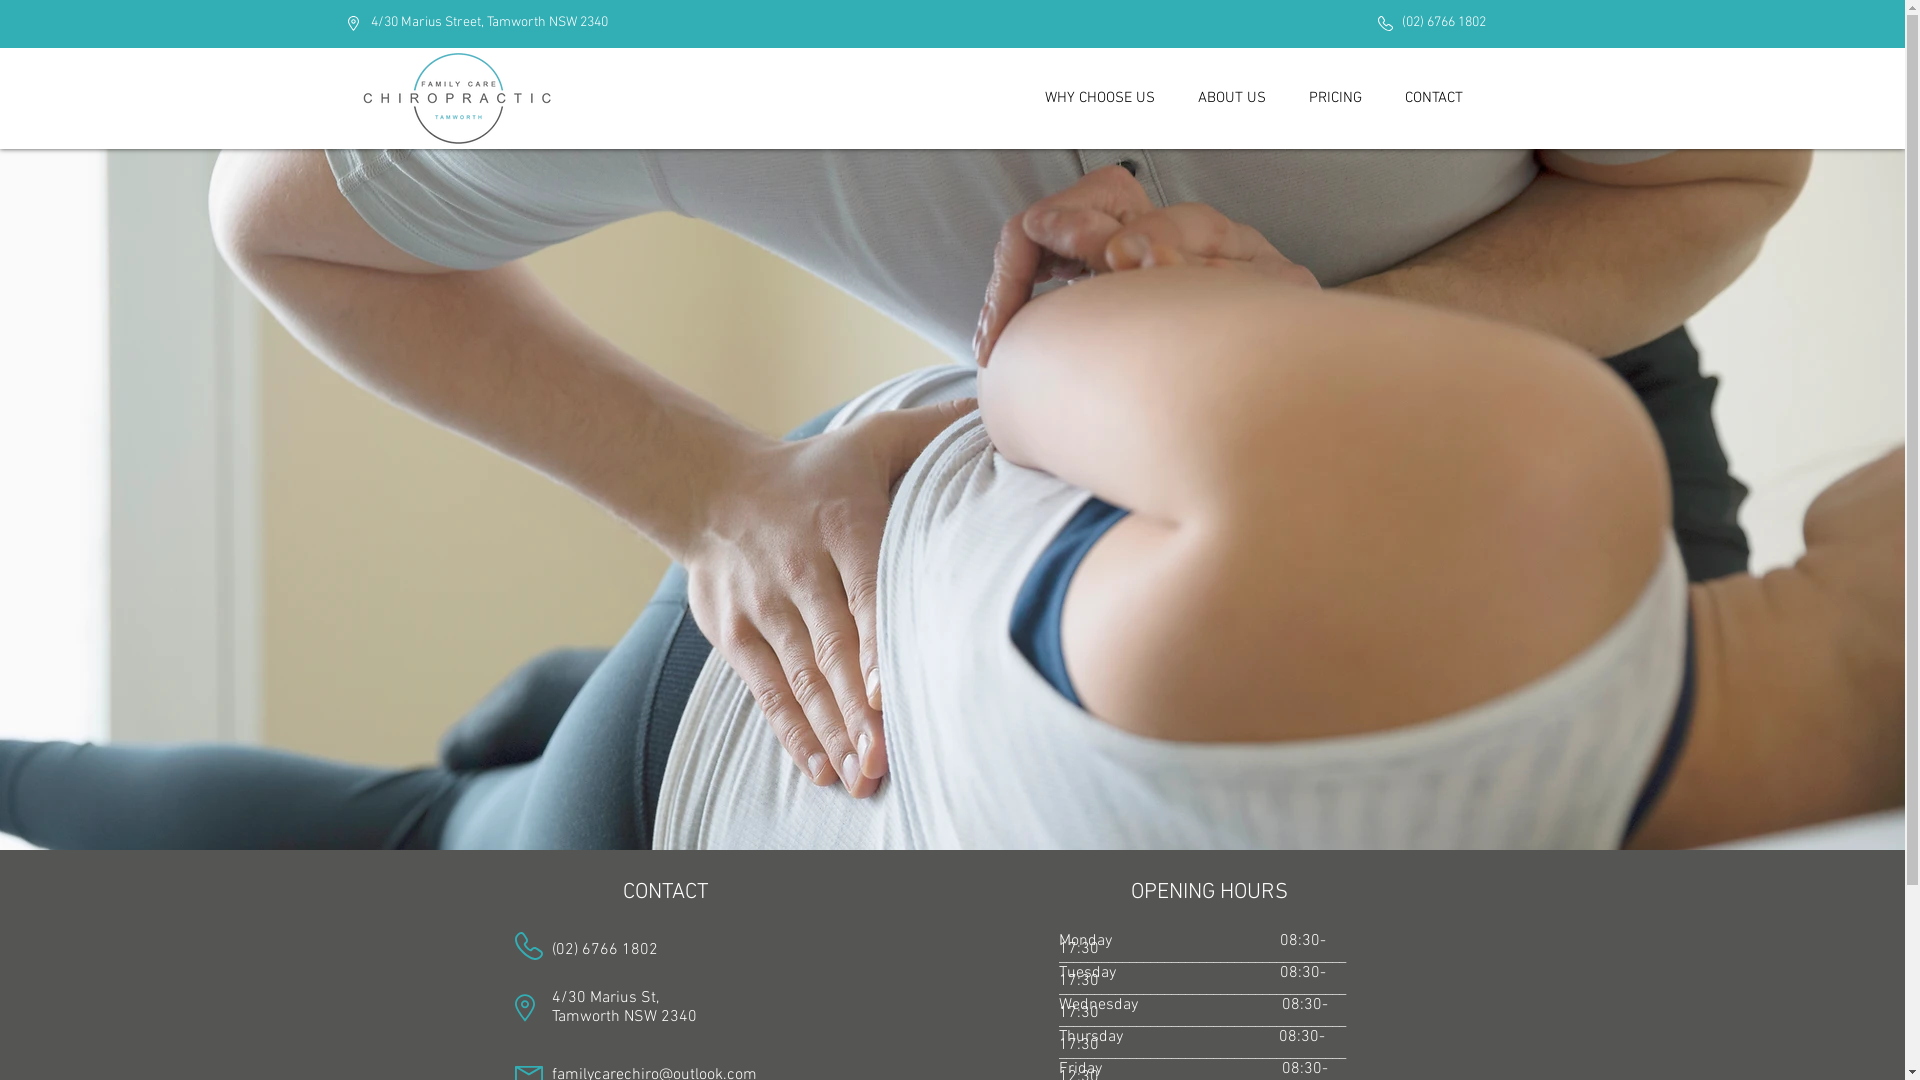  I want to click on 'ABOUT US', so click(1230, 98).